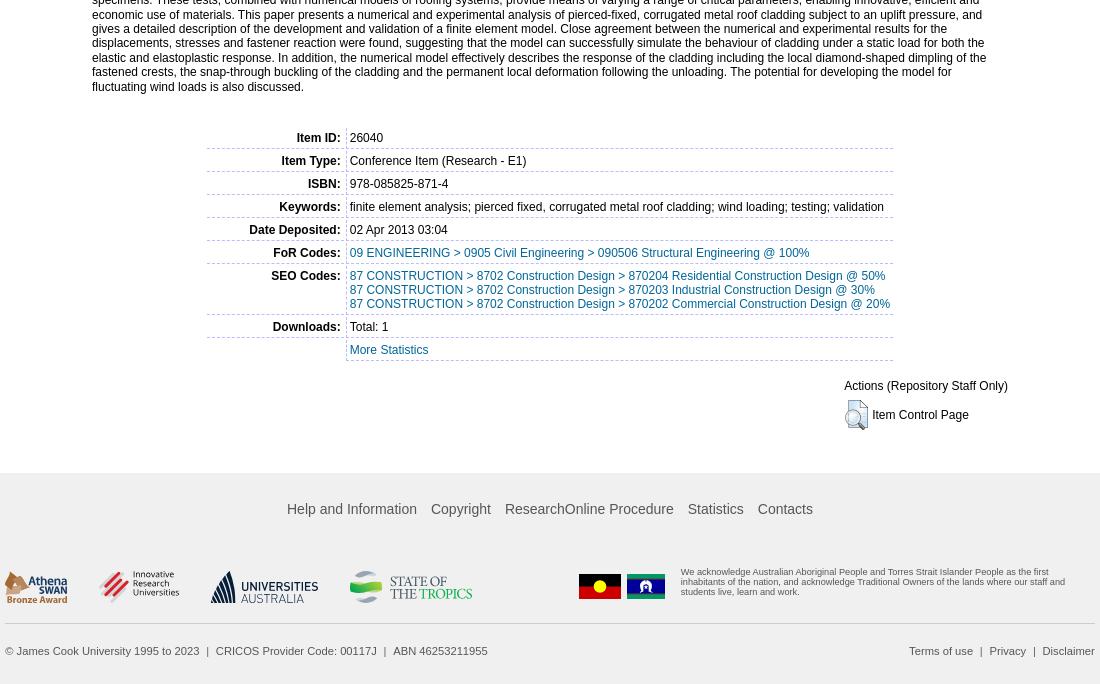 The height and width of the screenshot is (684, 1100). What do you see at coordinates (920, 413) in the screenshot?
I see `'Item Control Page'` at bounding box center [920, 413].